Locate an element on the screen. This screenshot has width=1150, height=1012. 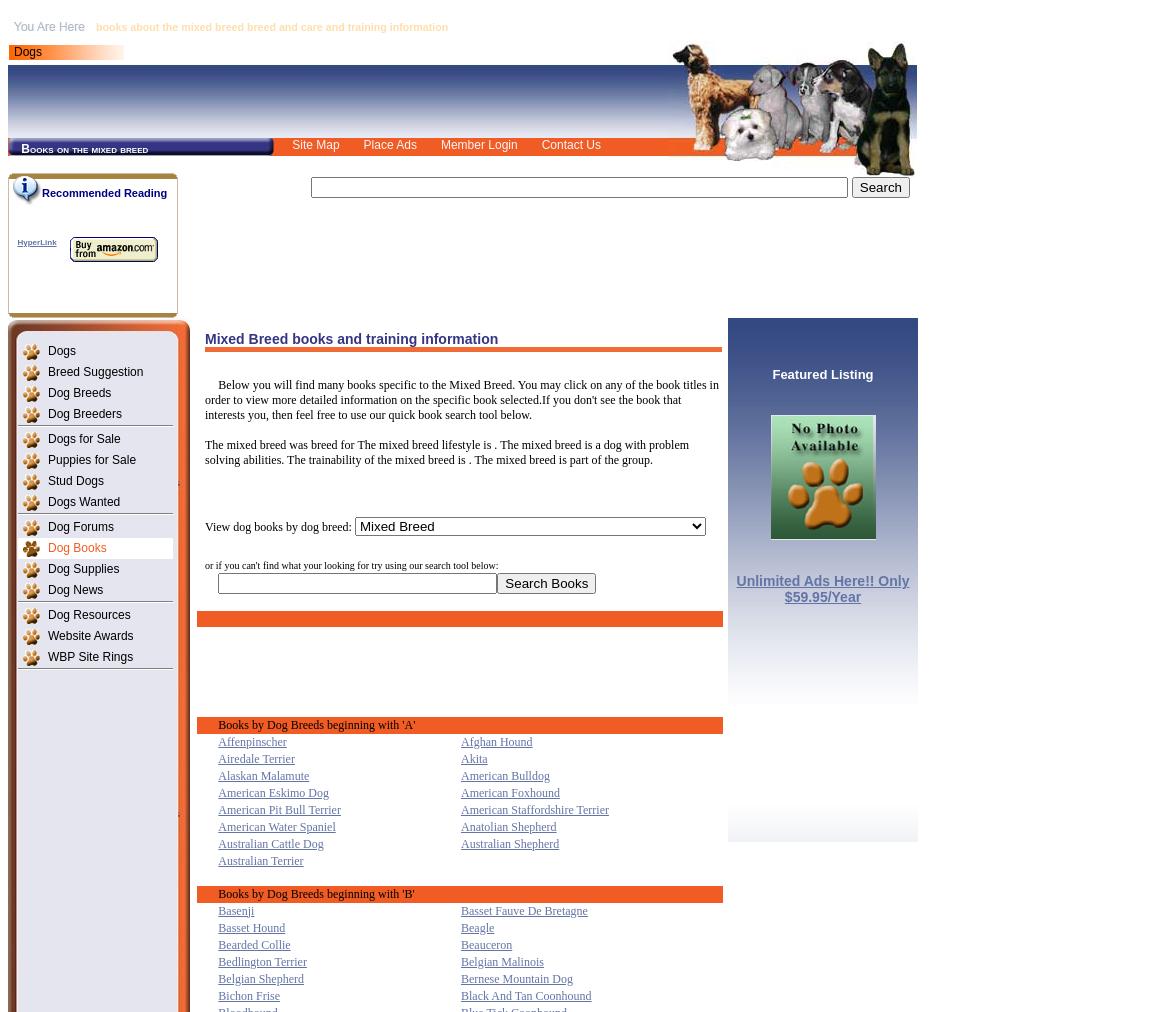
'Below you will find many books specific to the Mixed Breed.  You may click on any of the book titles in order to view more detailed information on the specific book selected.If you don't see the book that interests you,  then feel free to use our quick book search tool below.' is located at coordinates (461, 399).